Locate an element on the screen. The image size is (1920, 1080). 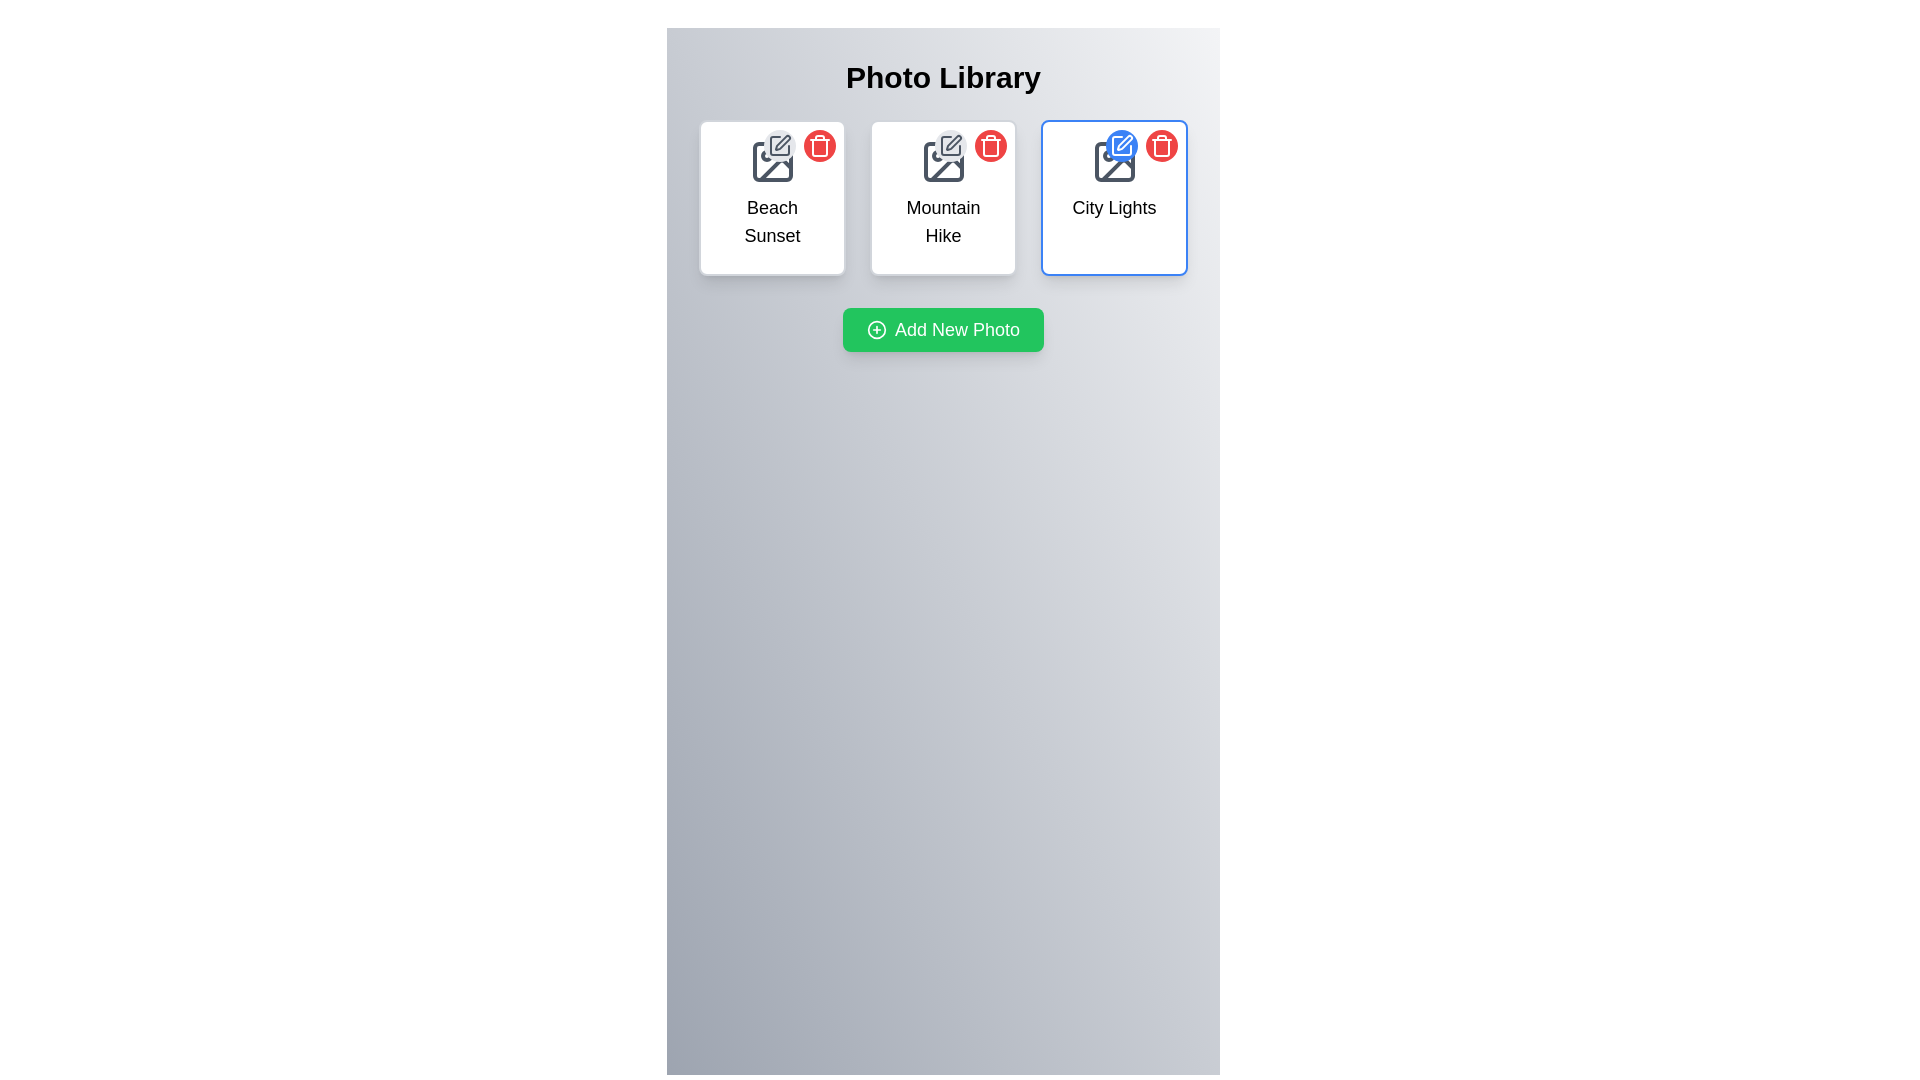
the edit button located in the top-right corner of the 'City Lights' card is located at coordinates (1122, 145).